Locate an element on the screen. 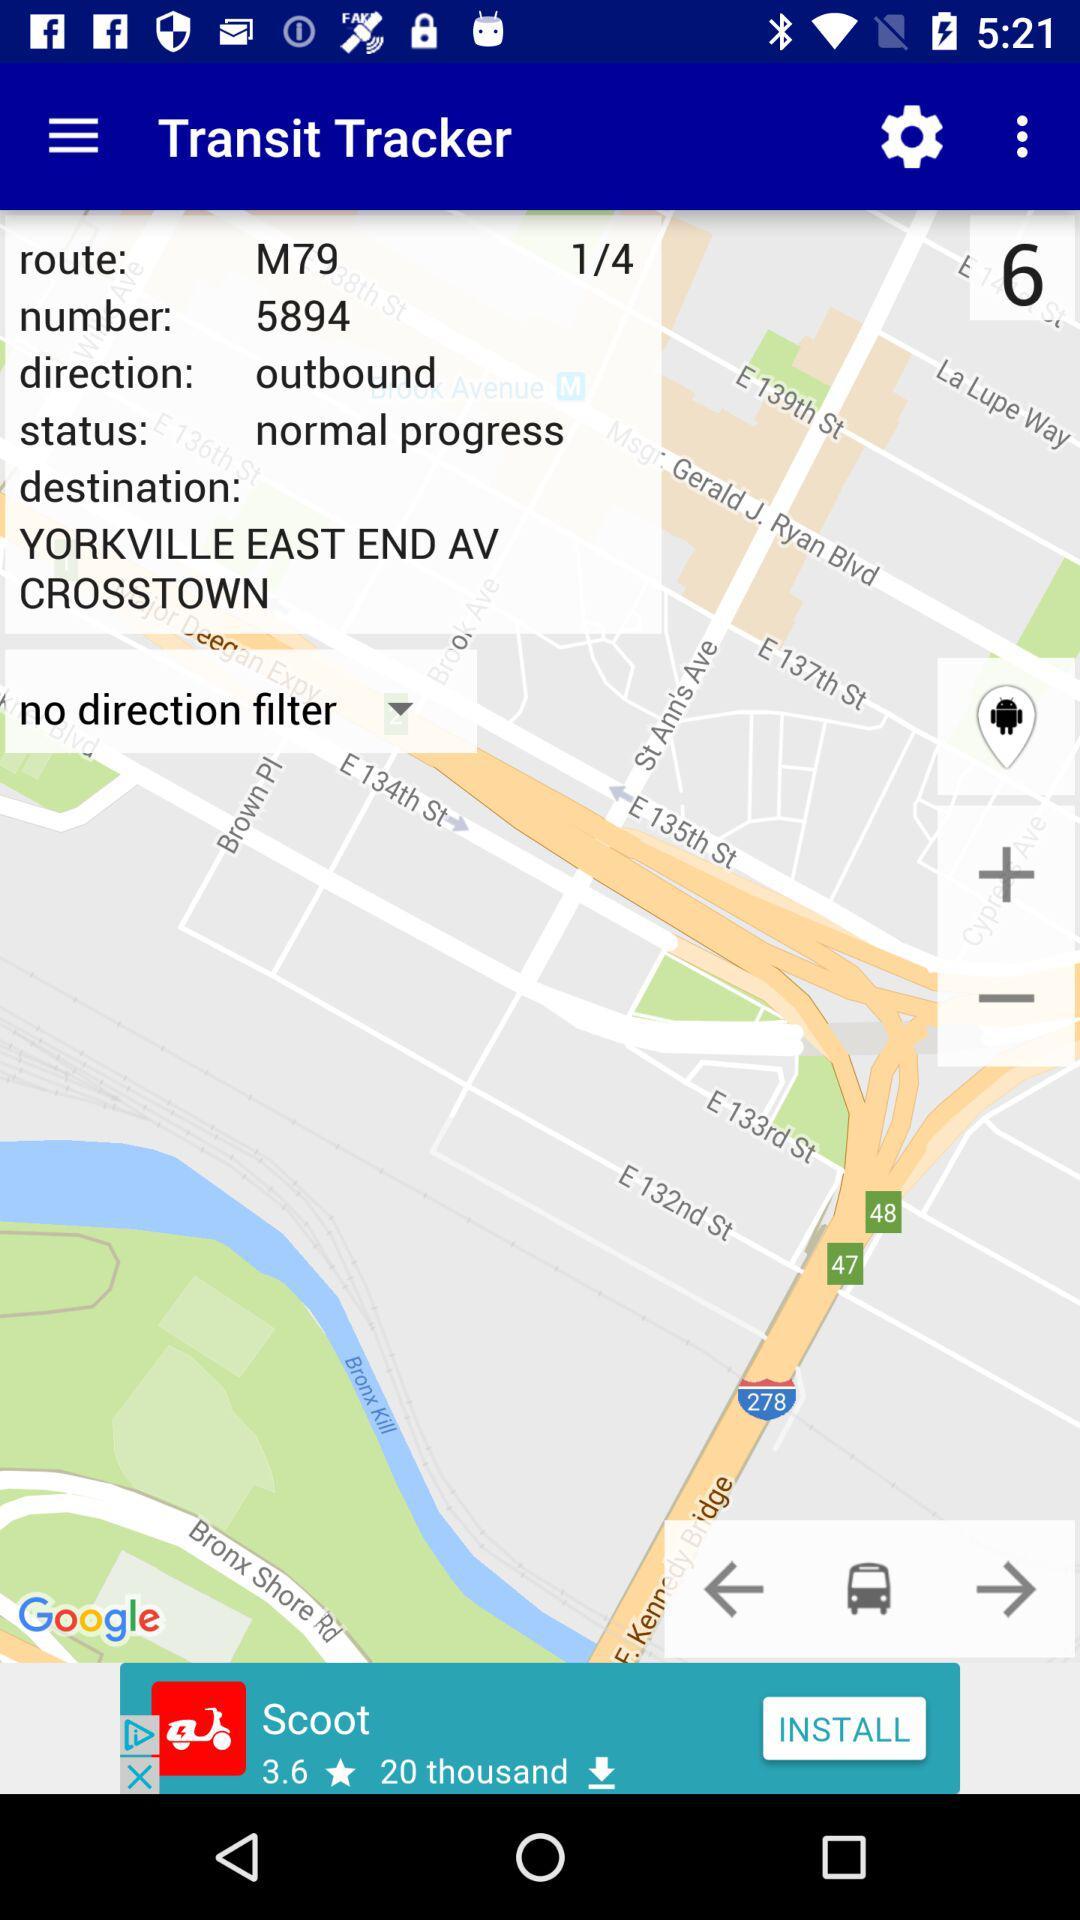 The width and height of the screenshot is (1080, 1920). change mode of travel is located at coordinates (733, 1587).